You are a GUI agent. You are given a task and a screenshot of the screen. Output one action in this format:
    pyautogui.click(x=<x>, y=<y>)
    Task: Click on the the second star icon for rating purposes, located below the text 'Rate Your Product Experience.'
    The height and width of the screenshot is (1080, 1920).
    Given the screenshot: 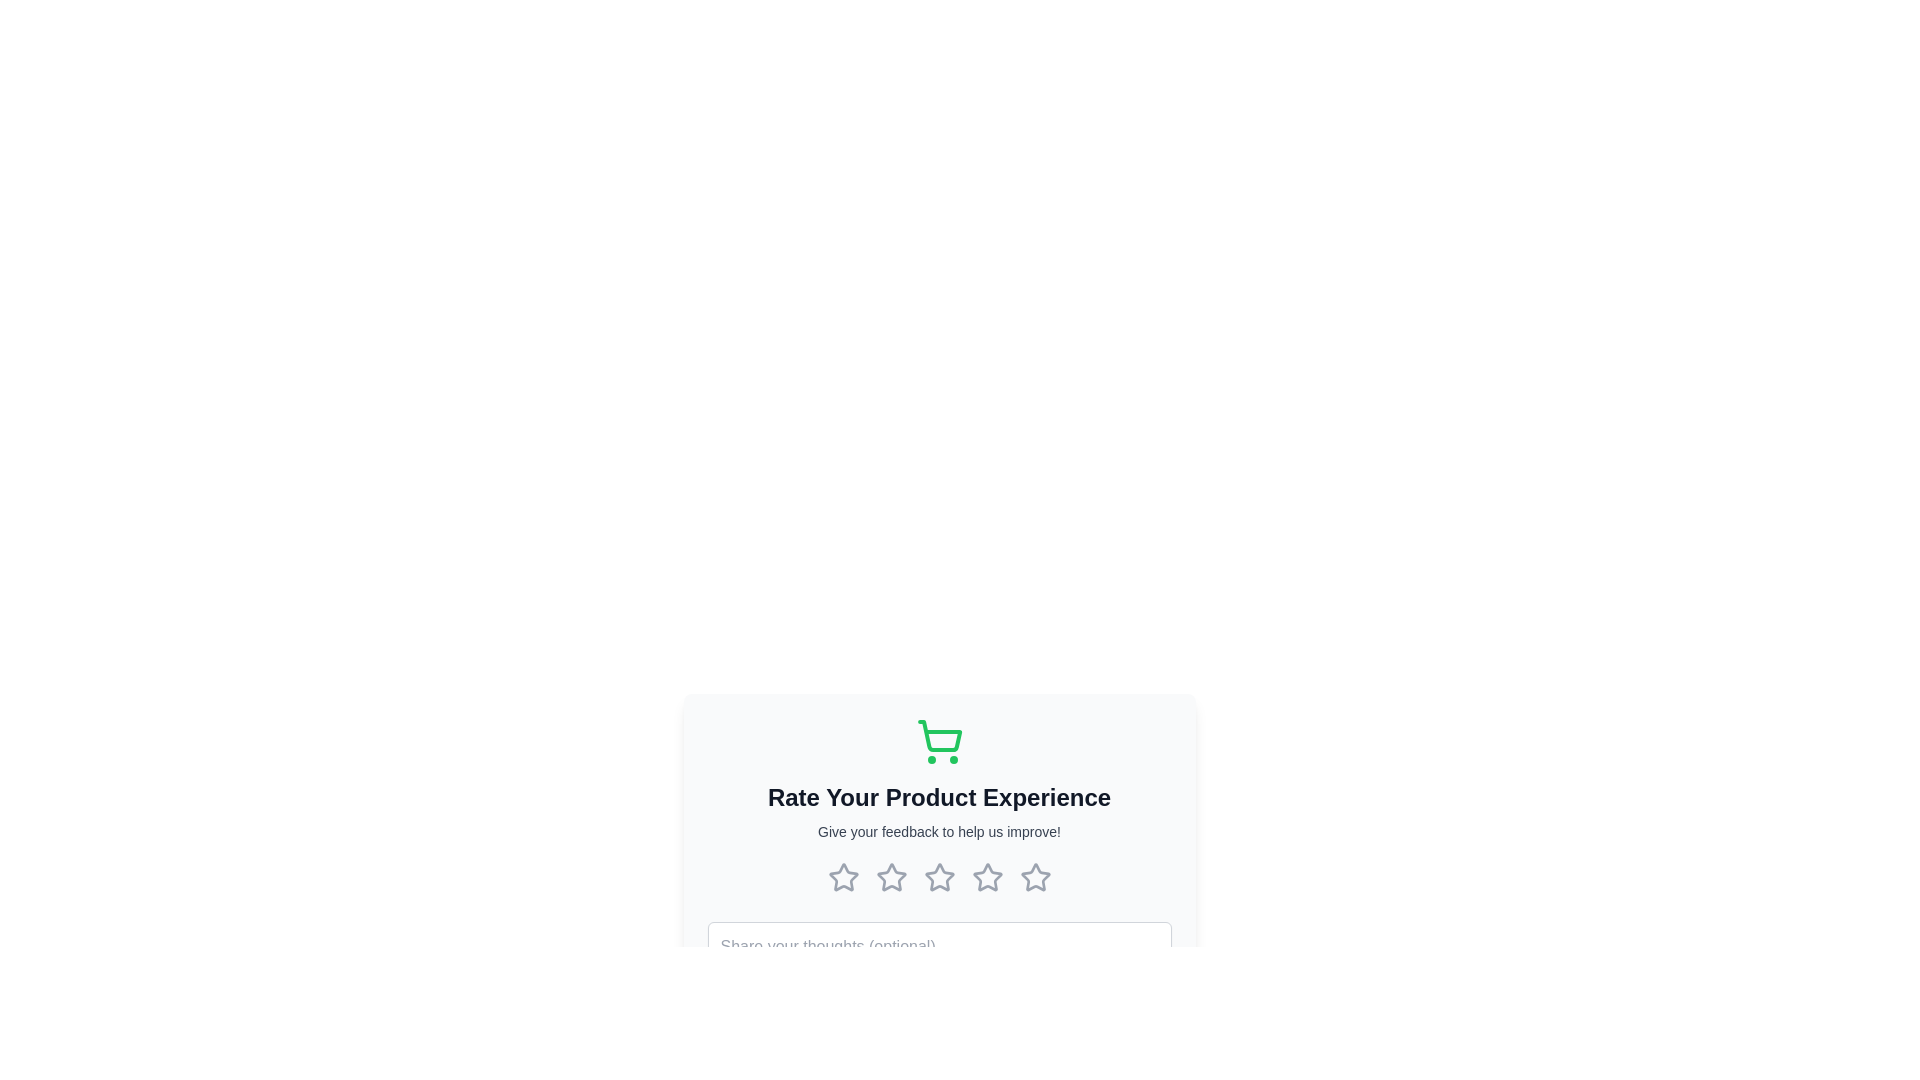 What is the action you would take?
    pyautogui.click(x=890, y=877)
    